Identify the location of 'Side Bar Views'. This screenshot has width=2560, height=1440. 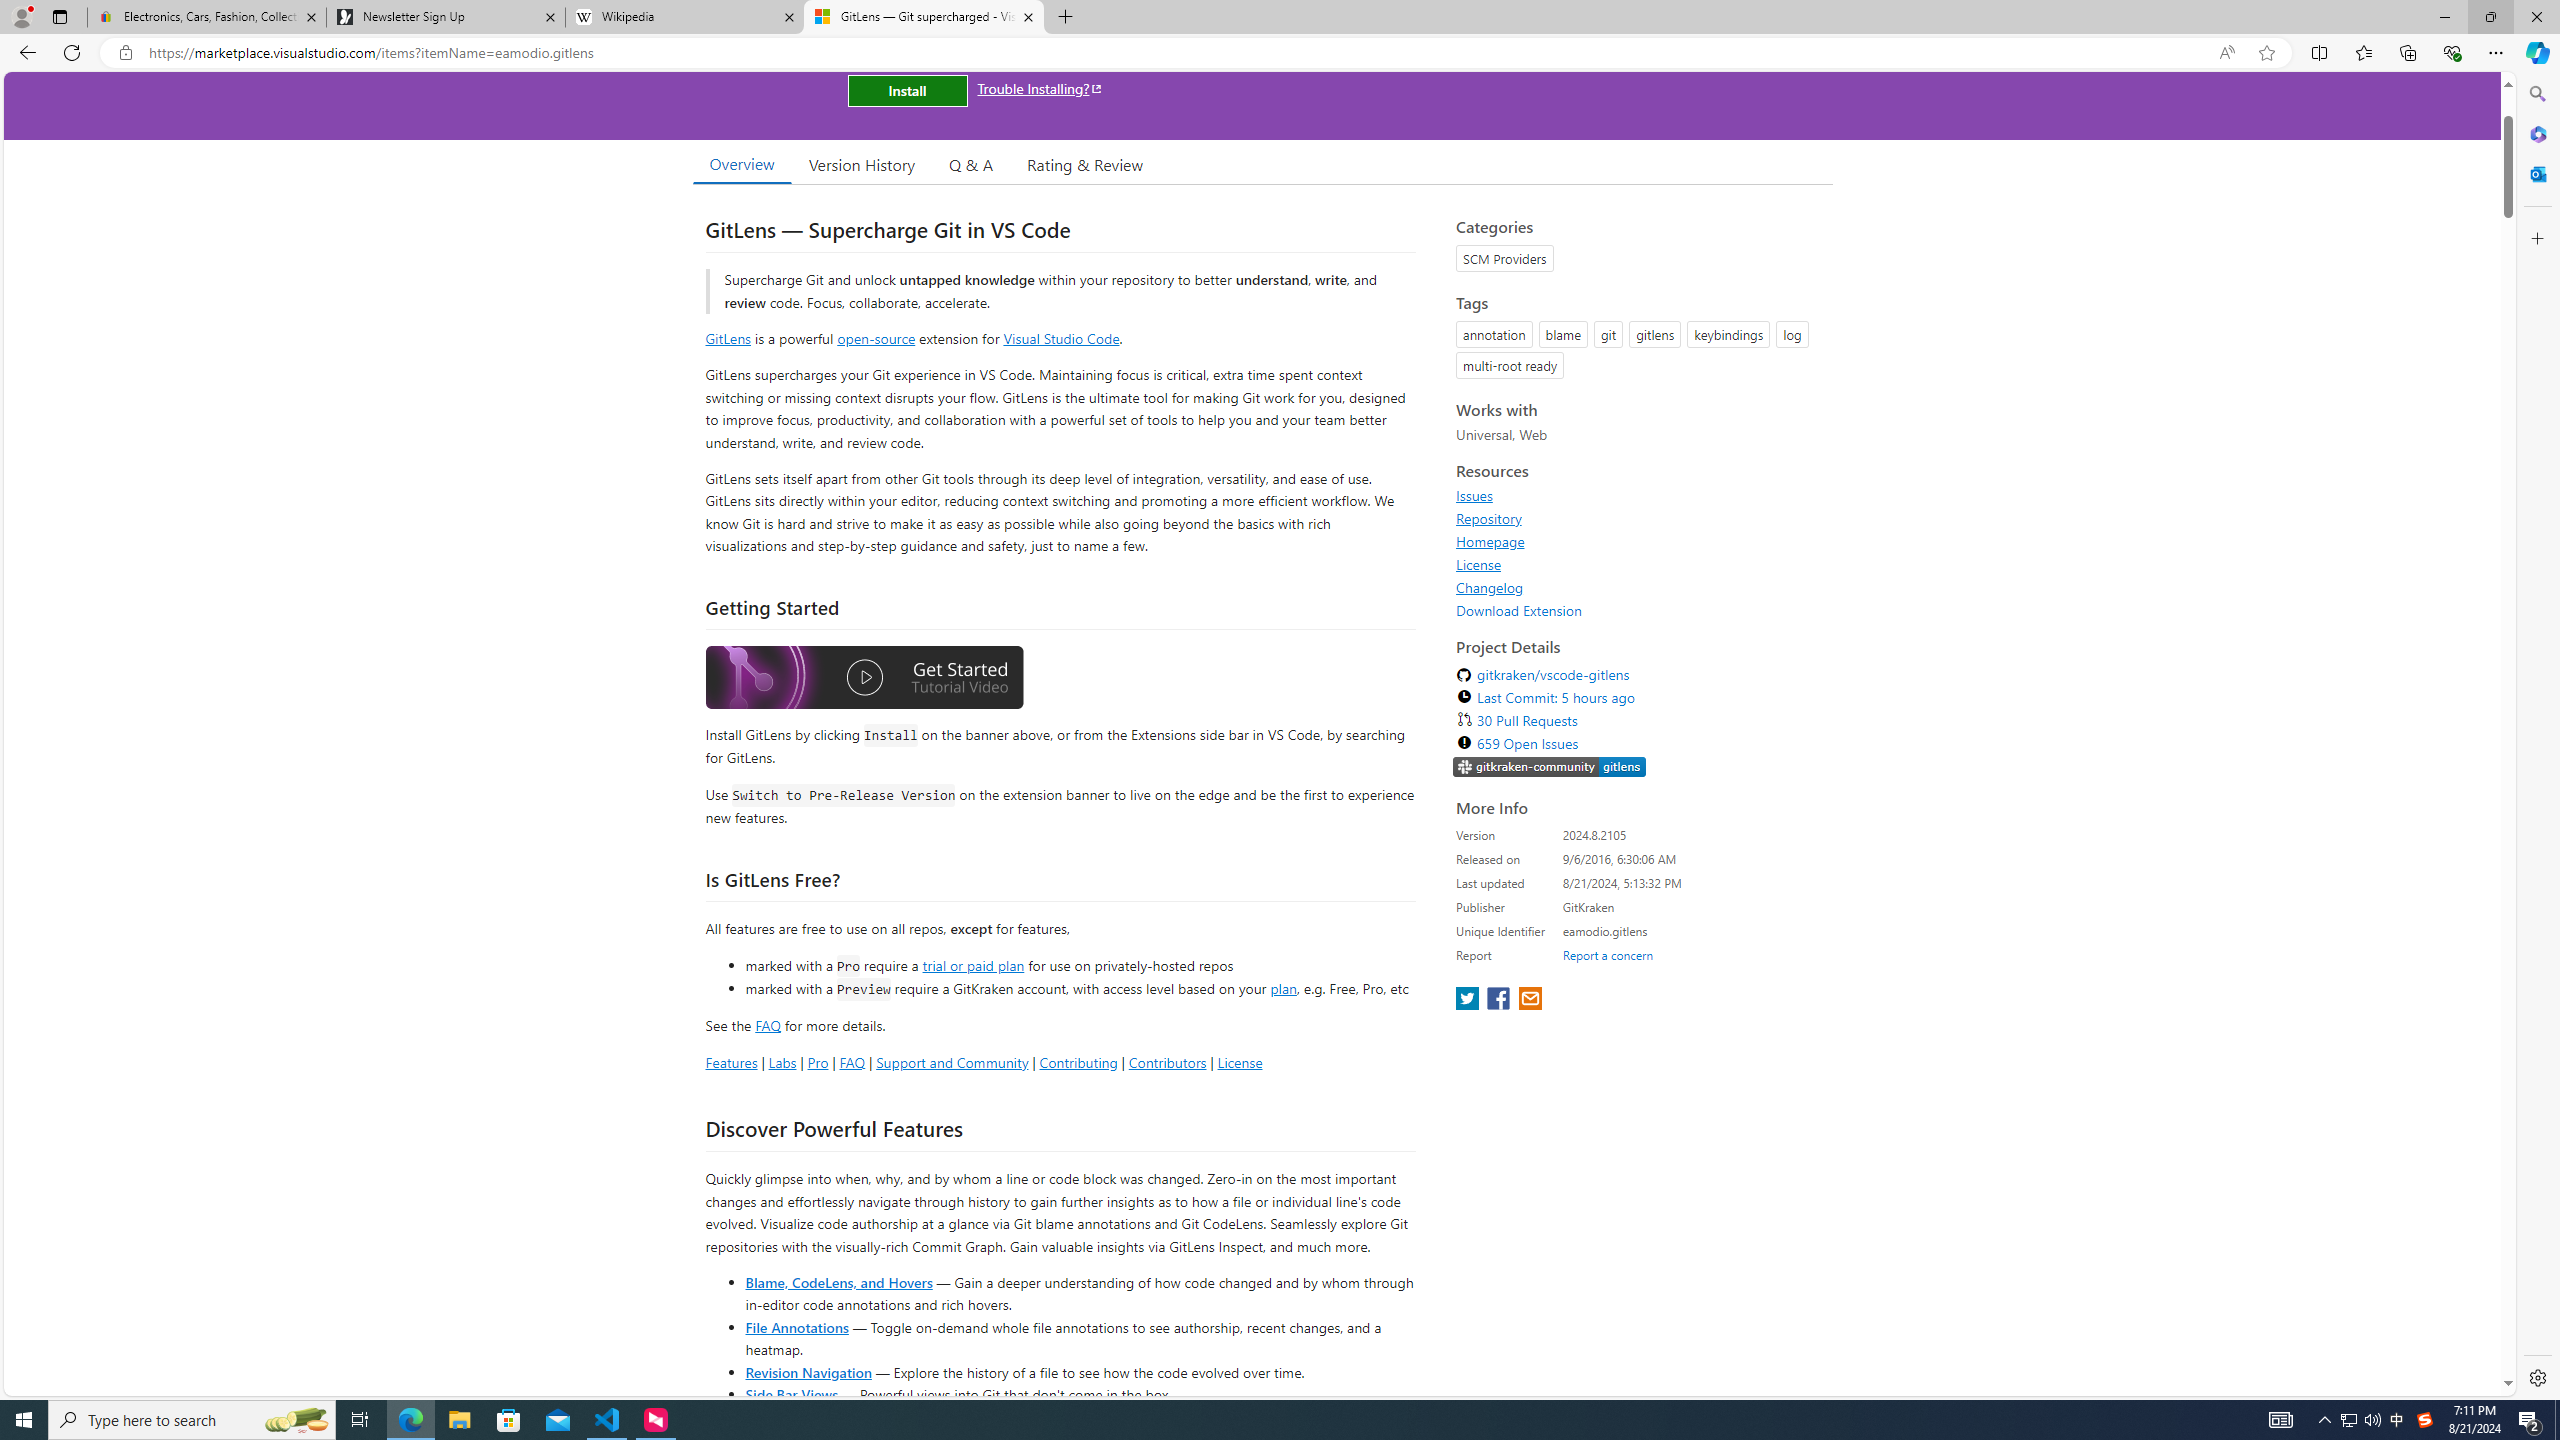
(790, 1393).